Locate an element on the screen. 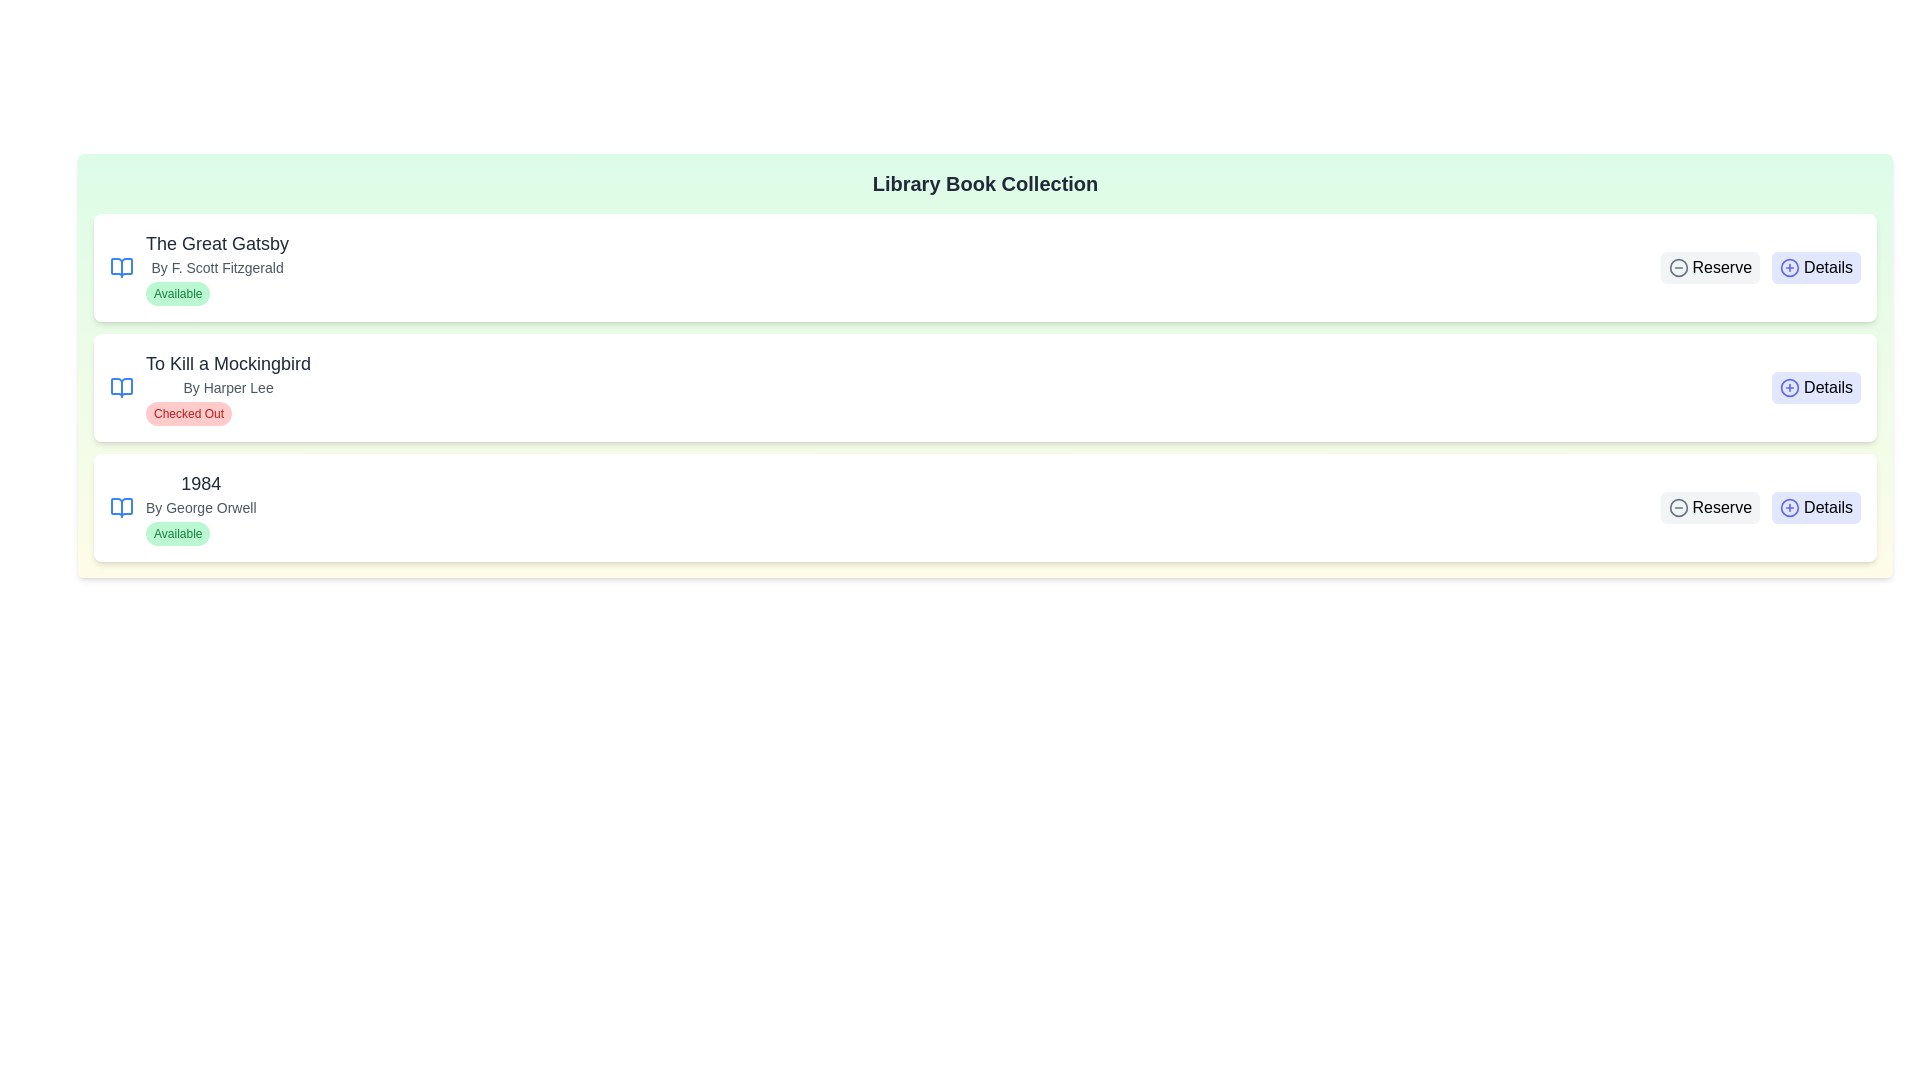 The image size is (1920, 1080). the 'Reserve' button for the book titled '1984' is located at coordinates (1709, 507).